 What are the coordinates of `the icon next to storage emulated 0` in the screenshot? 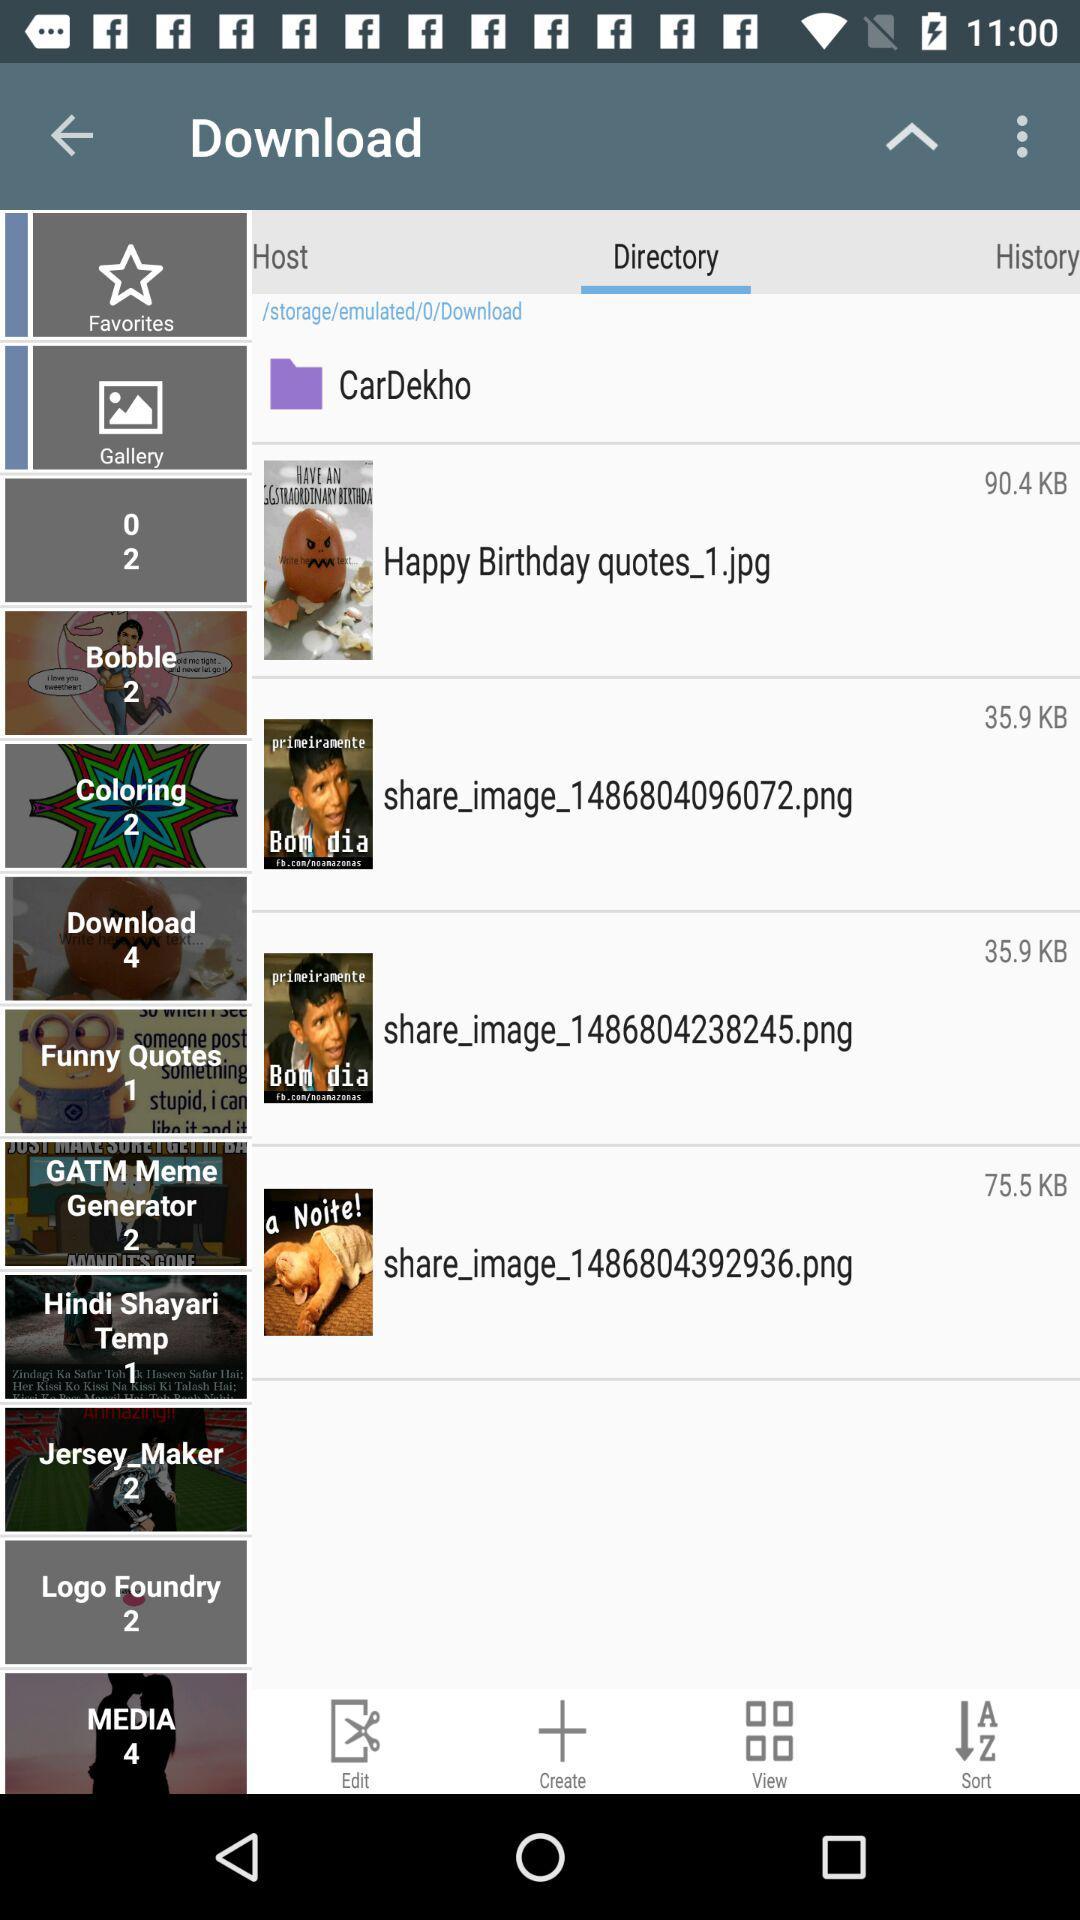 It's located at (128, 322).